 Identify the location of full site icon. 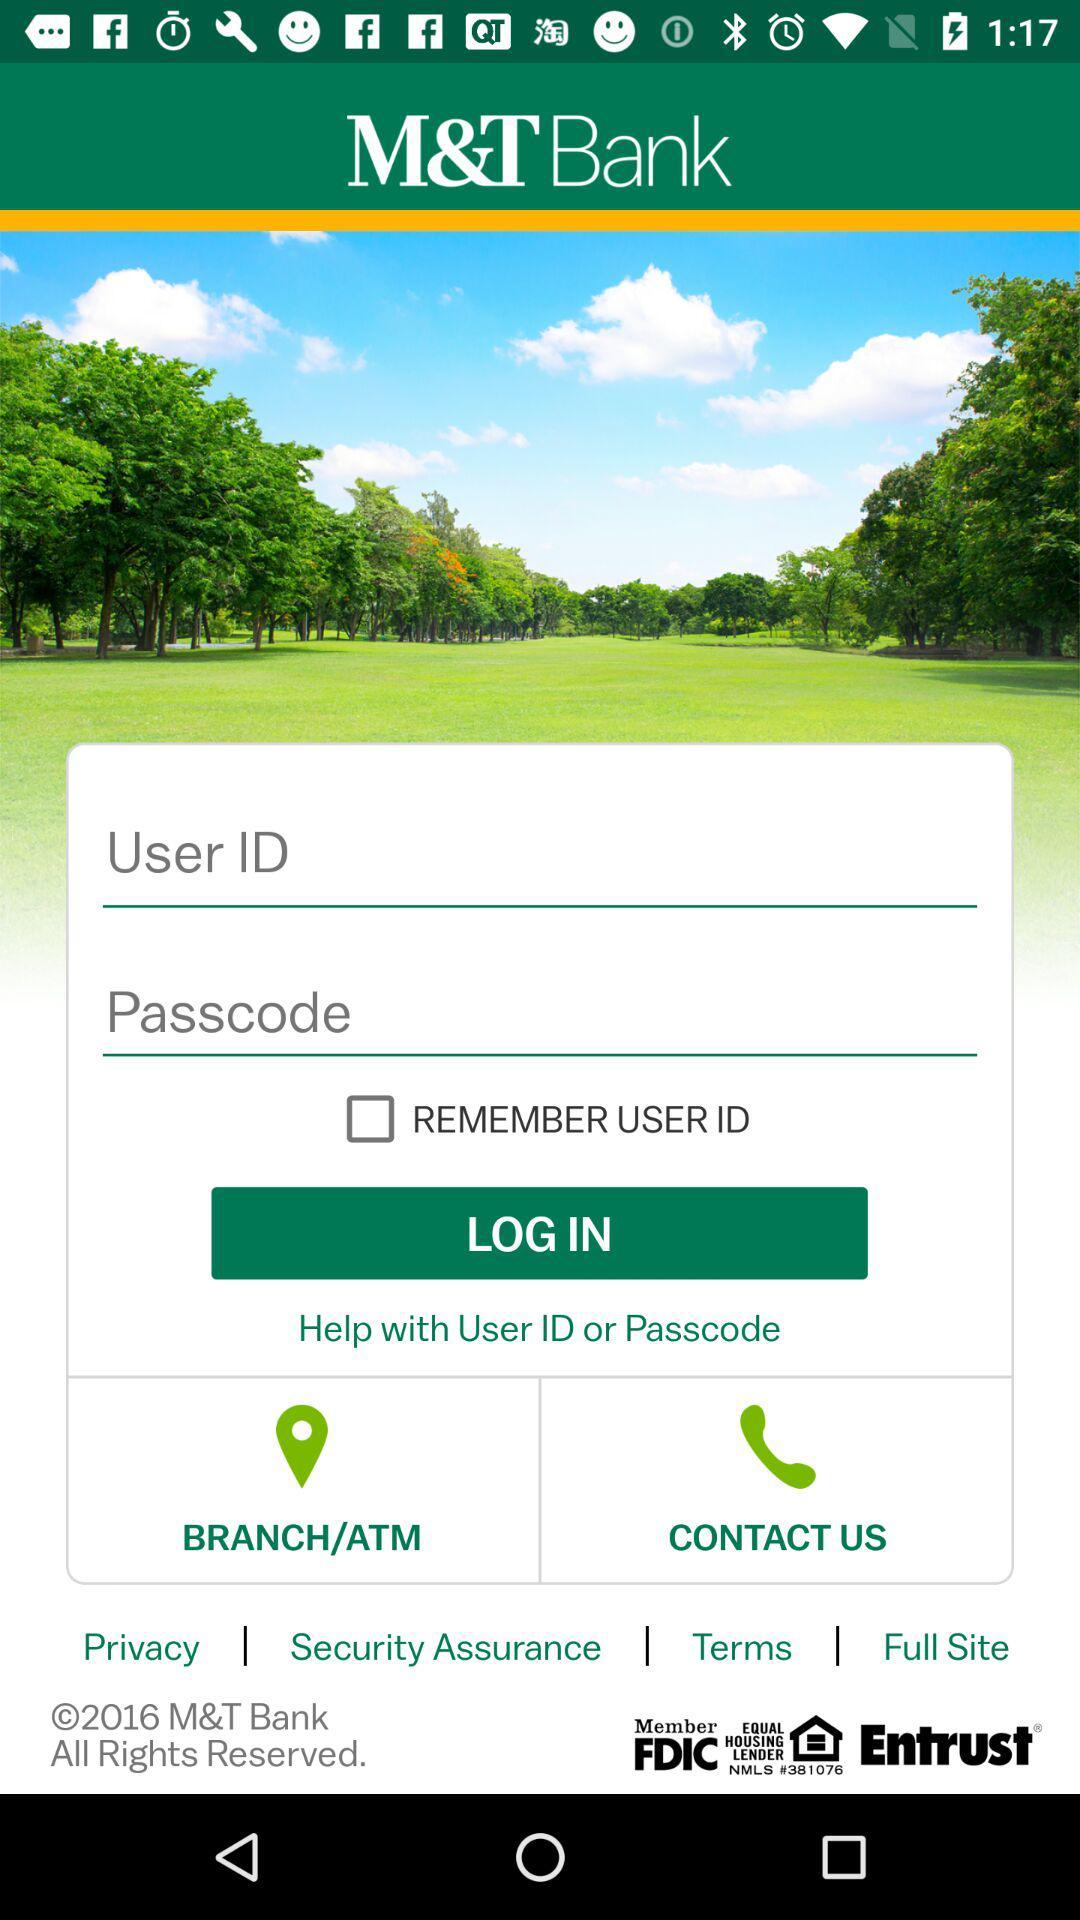
(945, 1646).